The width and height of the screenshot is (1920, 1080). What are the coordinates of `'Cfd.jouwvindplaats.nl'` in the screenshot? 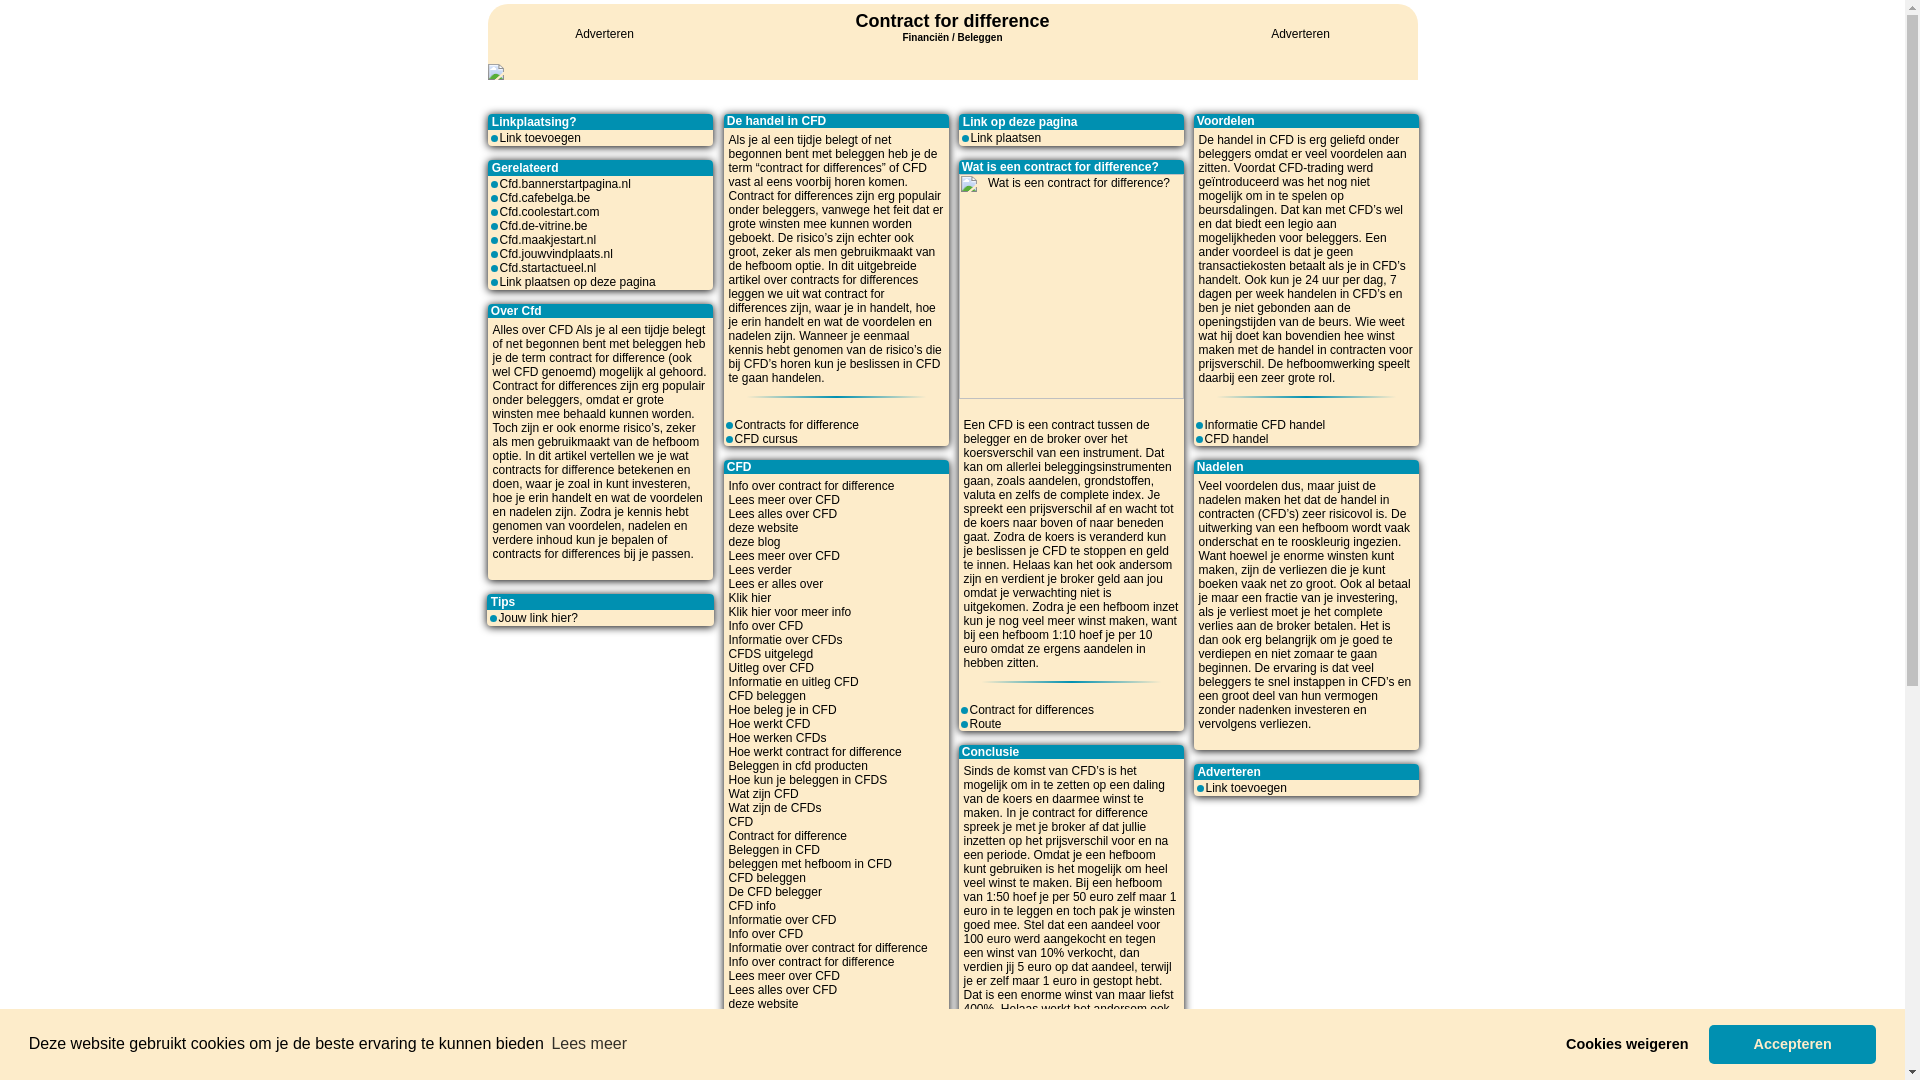 It's located at (556, 253).